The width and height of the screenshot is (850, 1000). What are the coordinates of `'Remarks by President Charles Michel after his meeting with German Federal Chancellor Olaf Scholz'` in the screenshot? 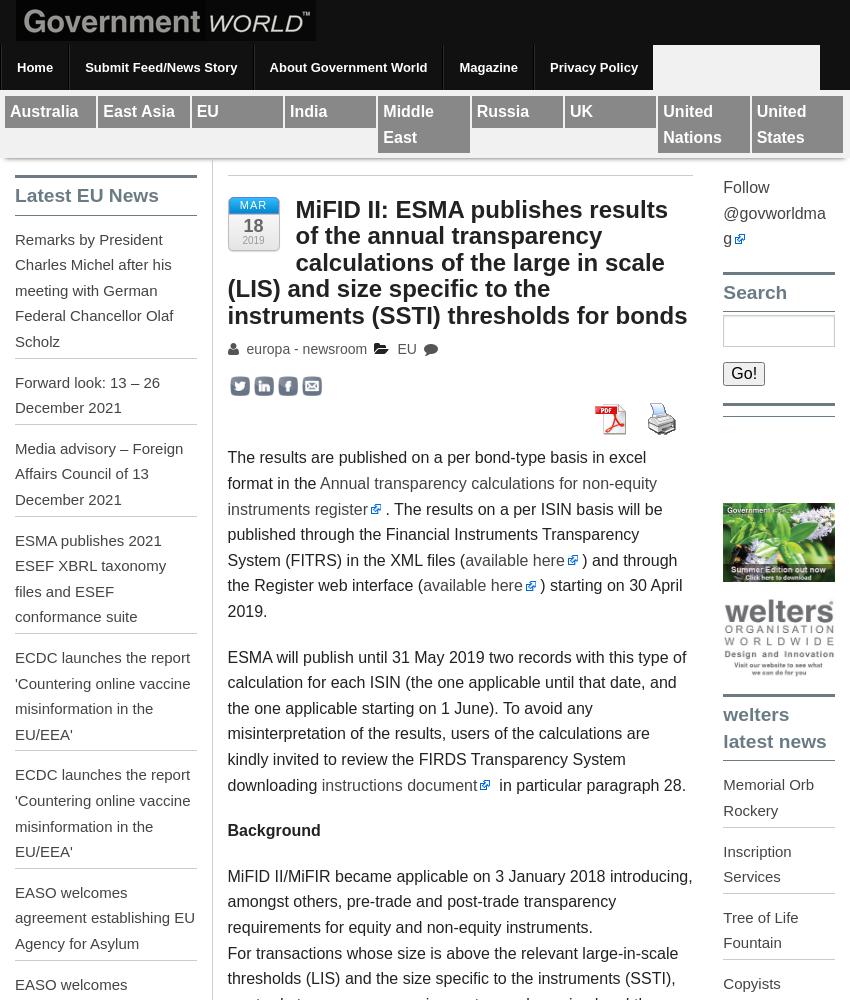 It's located at (93, 290).